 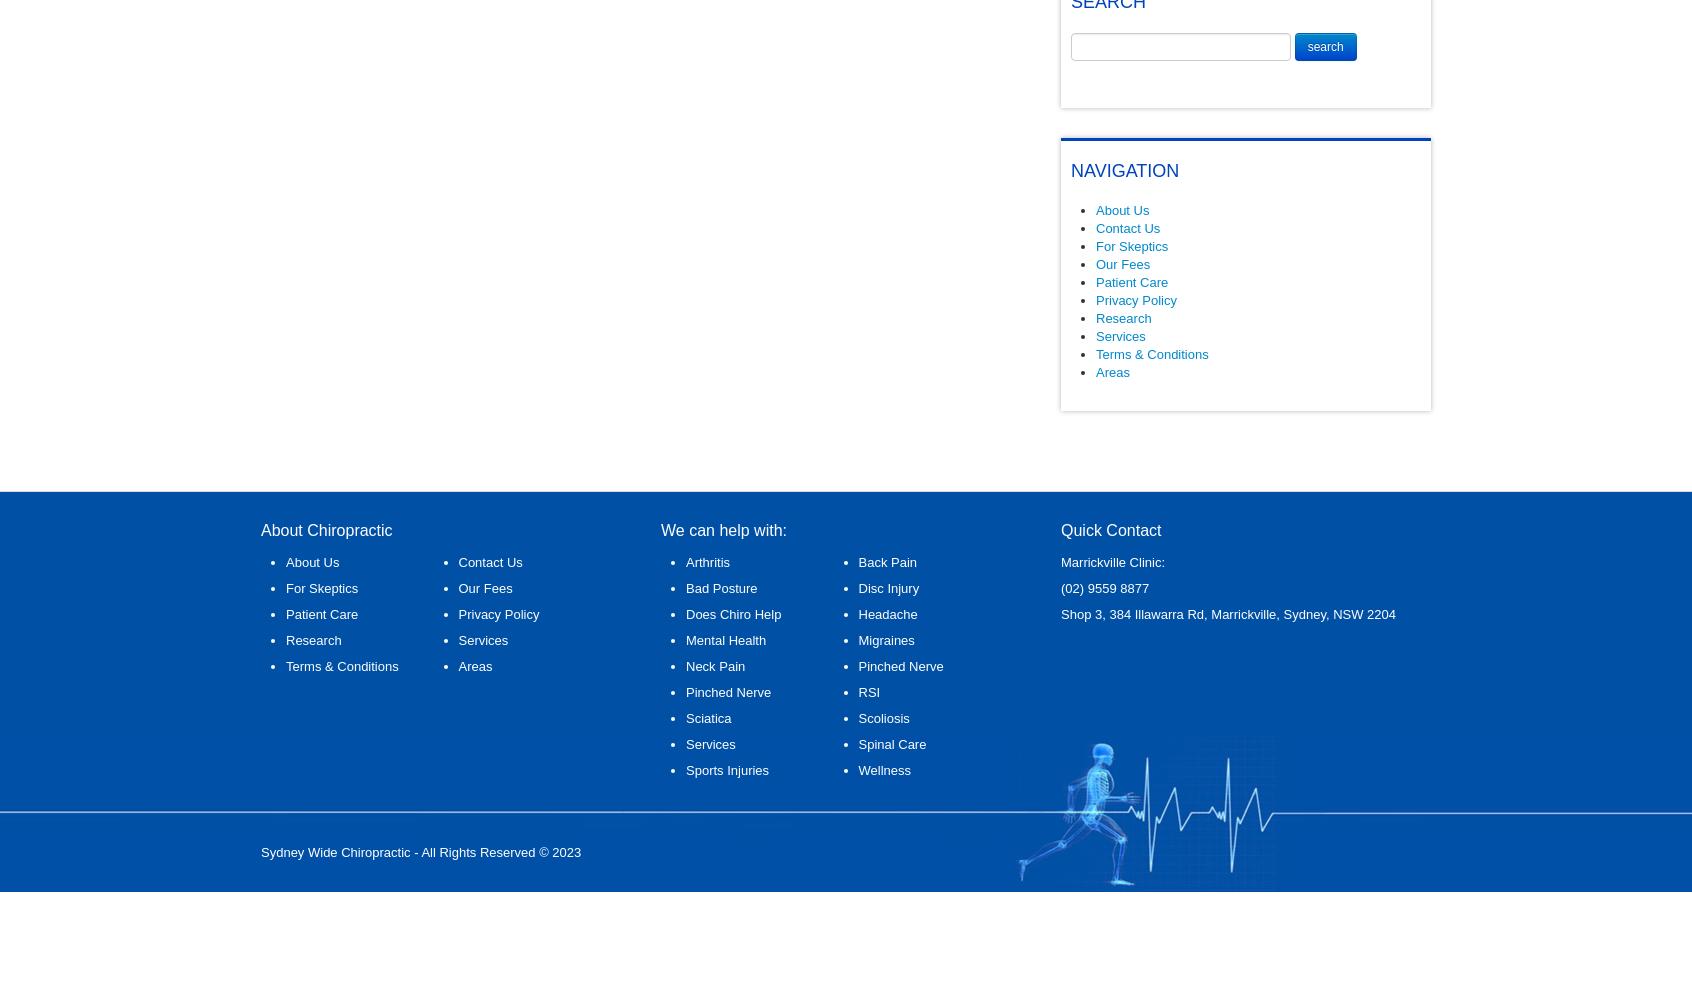 What do you see at coordinates (420, 851) in the screenshot?
I see `'Sydney Wide Chiropractic - All Rights Reserved © 2023'` at bounding box center [420, 851].